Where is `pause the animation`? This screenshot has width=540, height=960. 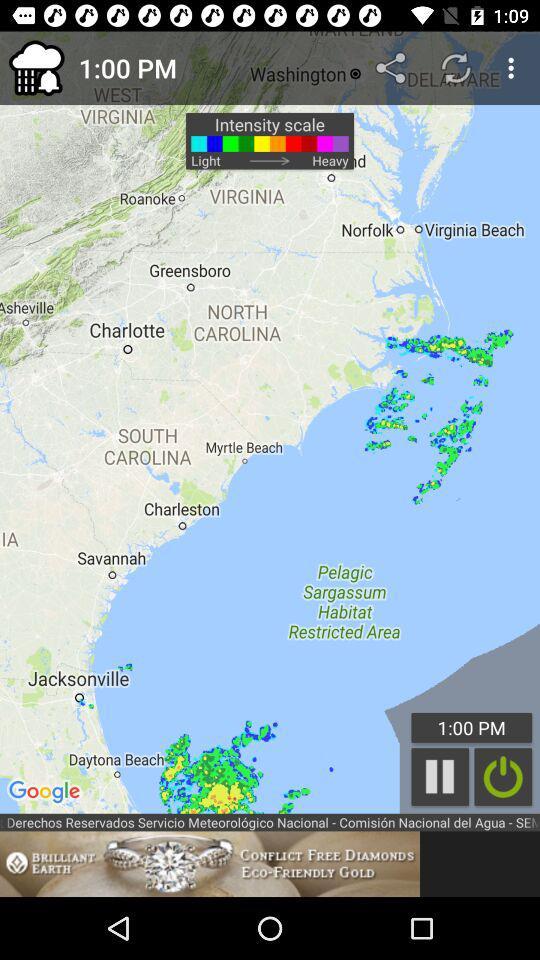
pause the animation is located at coordinates (440, 776).